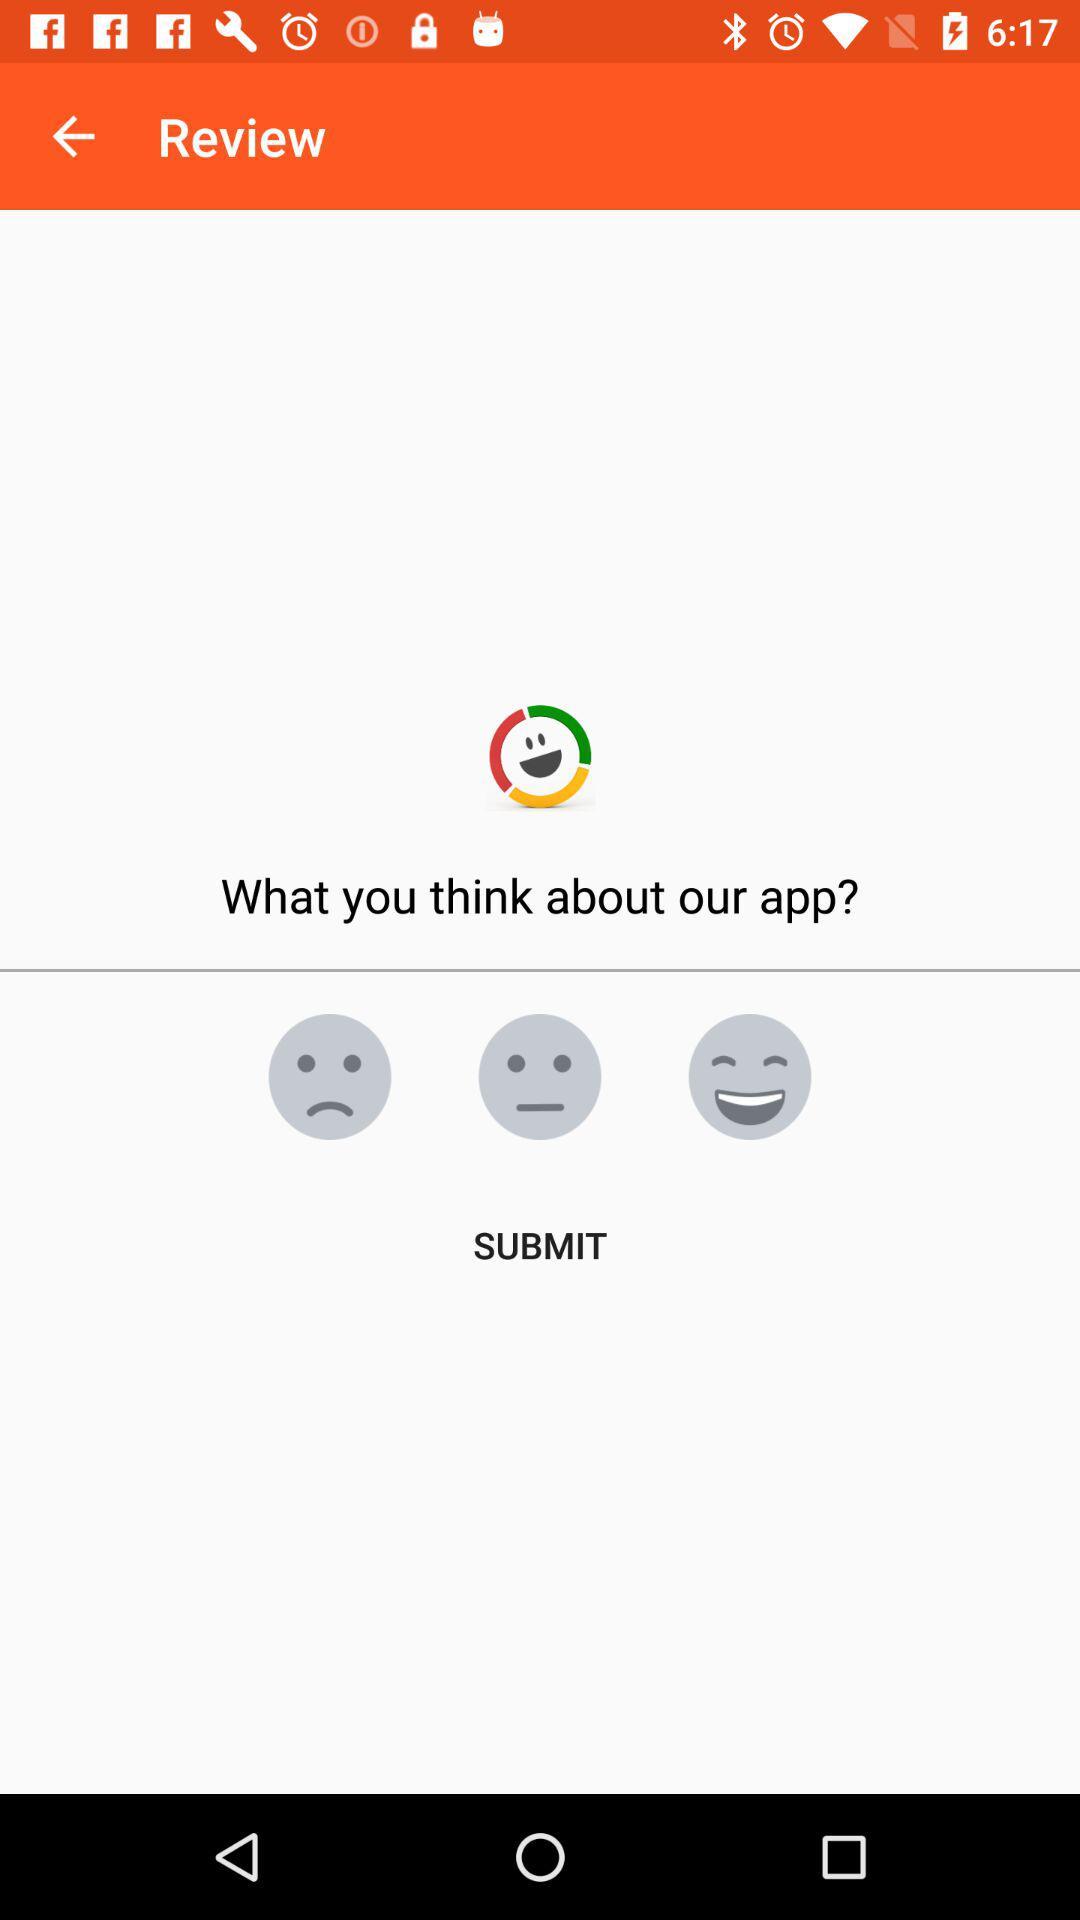 The width and height of the screenshot is (1080, 1920). I want to click on neutral emoji, so click(540, 1075).